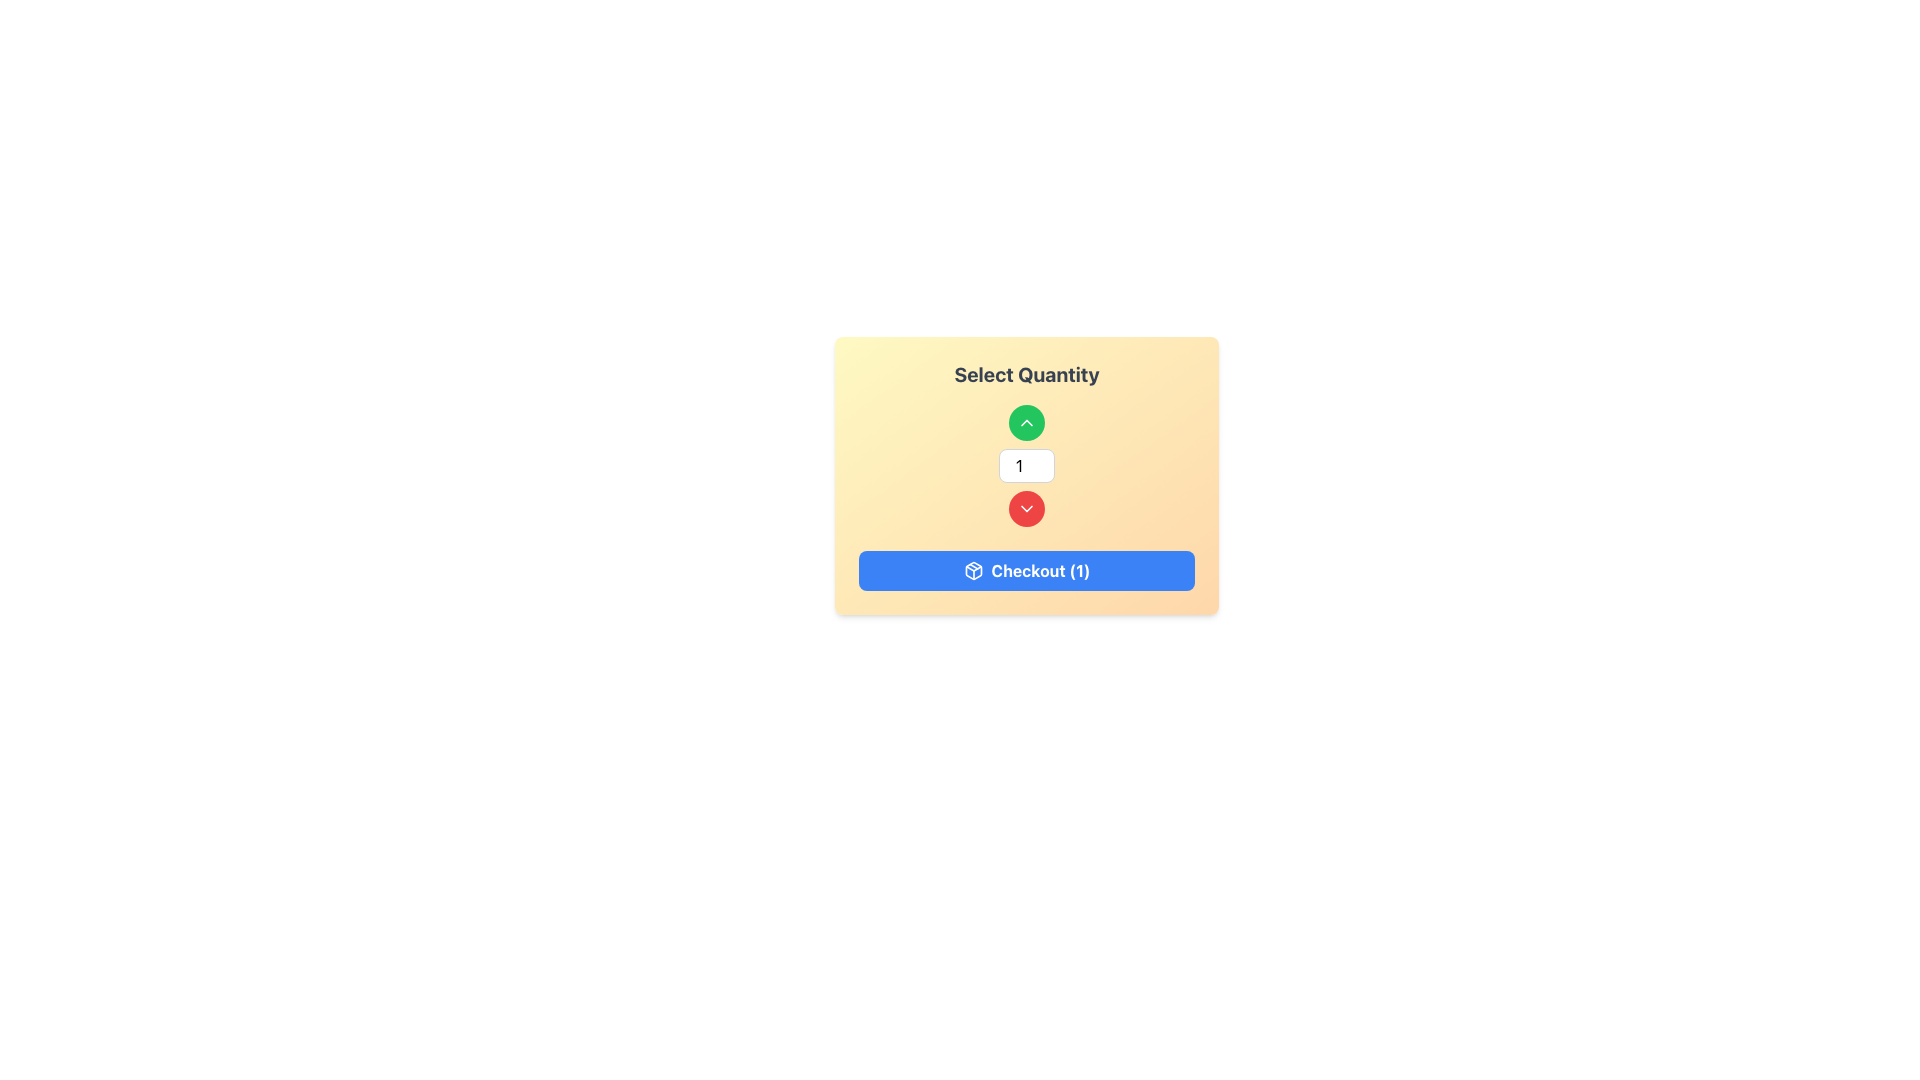  I want to click on the upward-pointing chevron icon located centrally within the green circular button to increment the value displayed in the text box below, so click(1027, 422).